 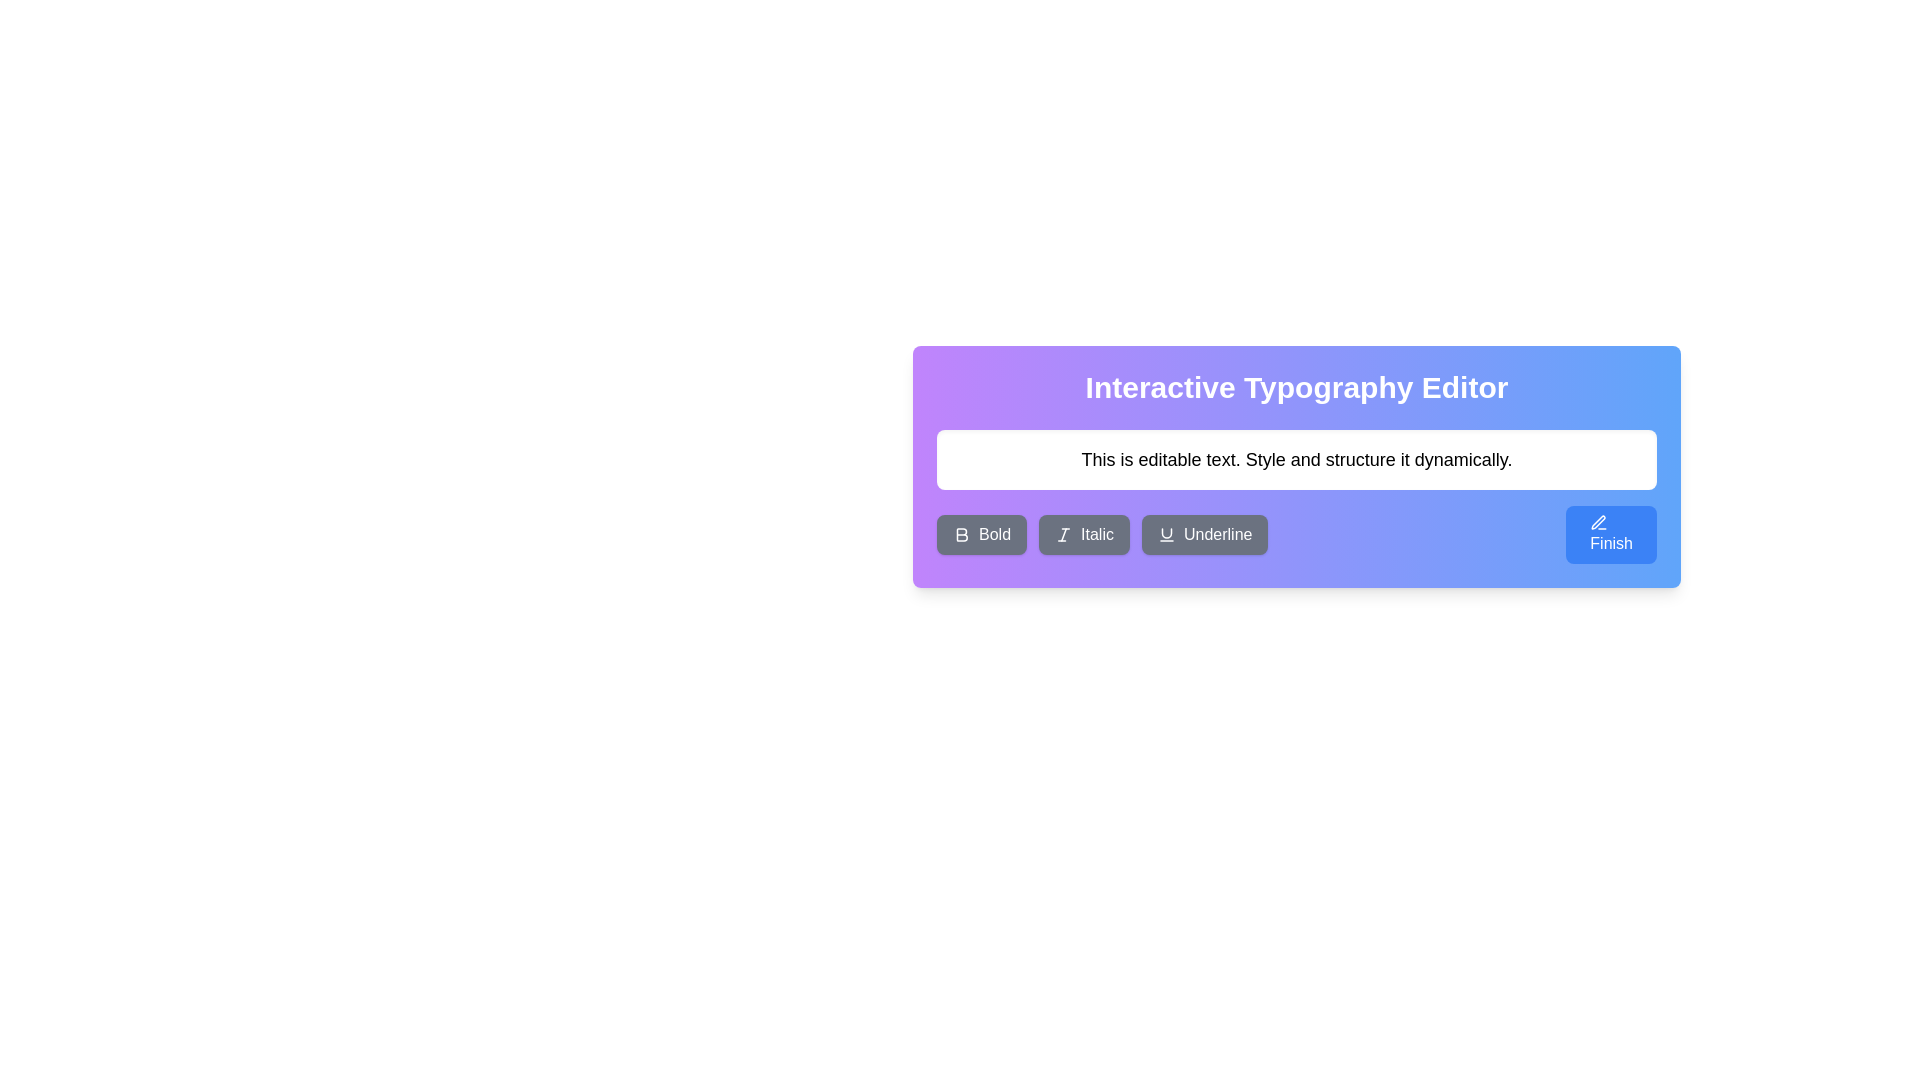 What do you see at coordinates (1598, 522) in the screenshot?
I see `the compact pen icon located to the right of the blue 'Finish' button to initiate the edit action` at bounding box center [1598, 522].